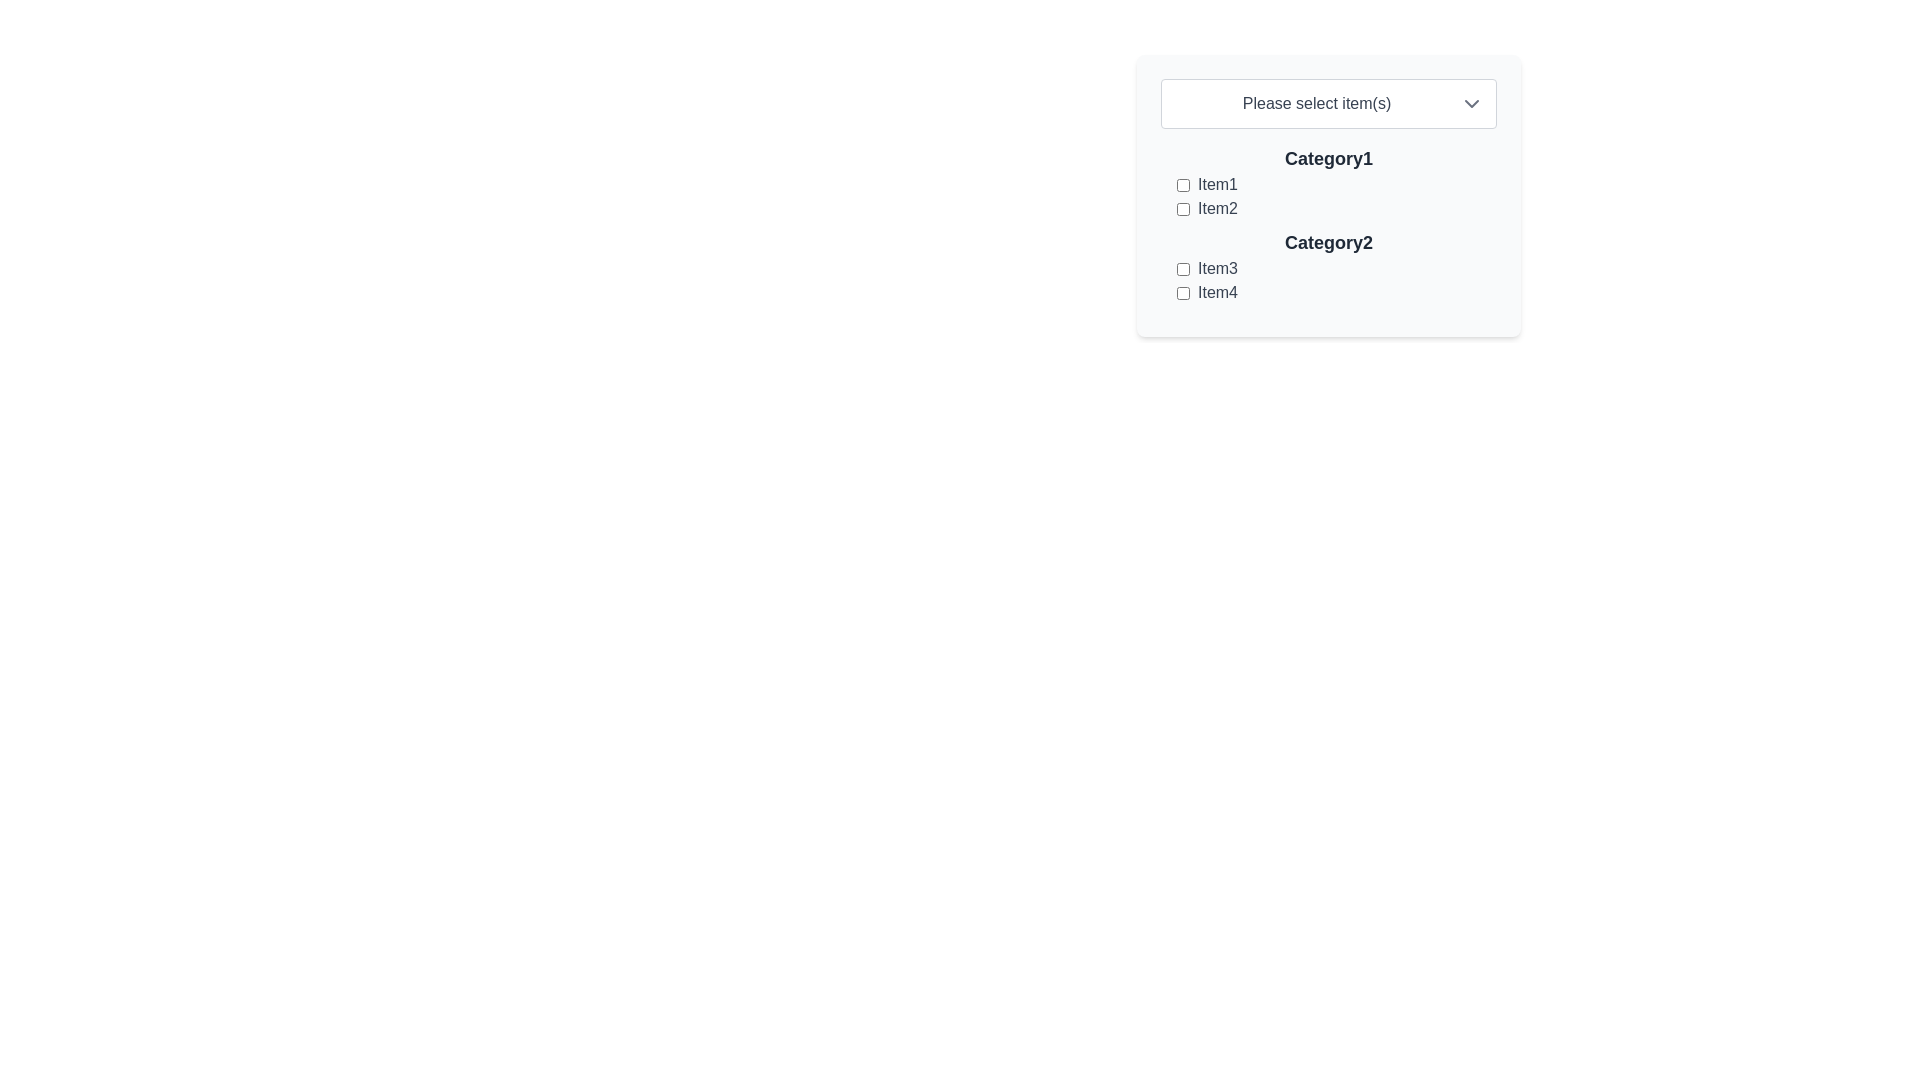 Image resolution: width=1920 pixels, height=1080 pixels. What do you see at coordinates (1183, 185) in the screenshot?
I see `the checkbox associated with 'Item1'` at bounding box center [1183, 185].